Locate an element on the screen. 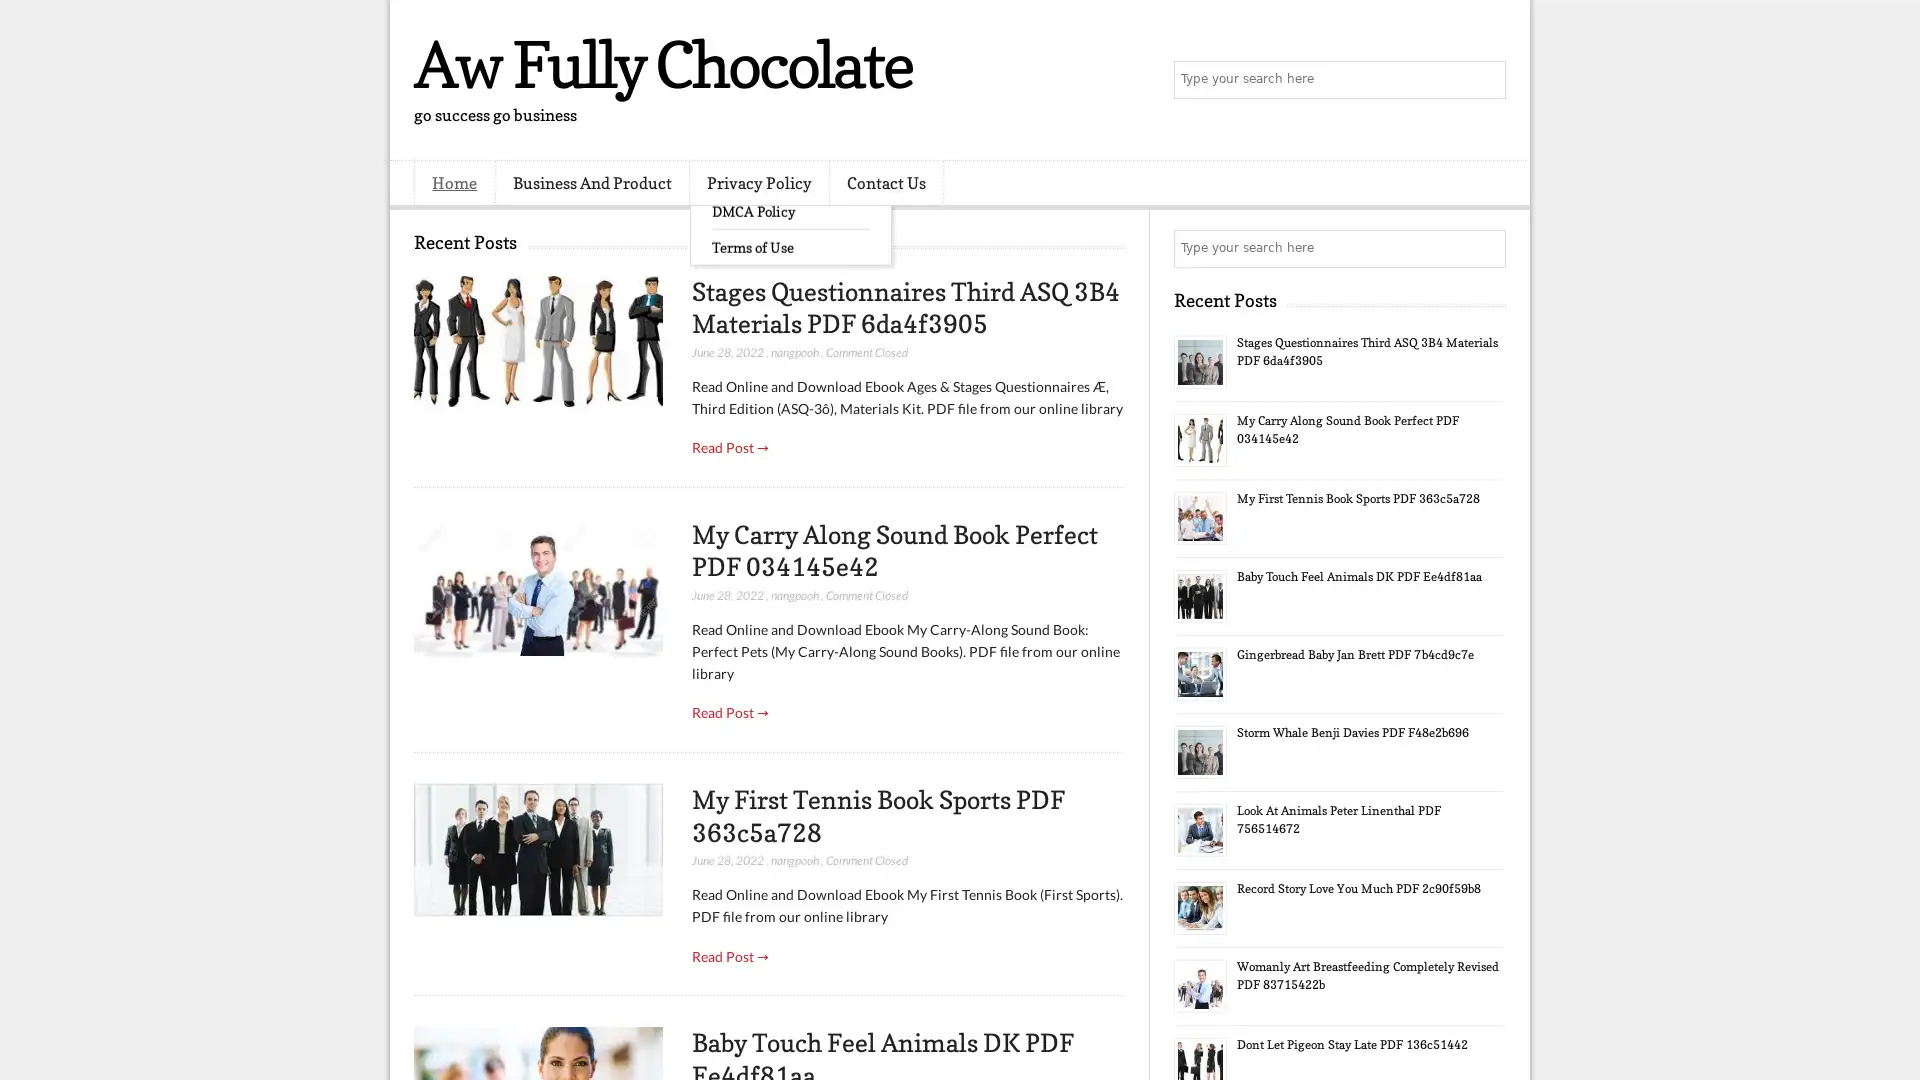 The height and width of the screenshot is (1080, 1920). Search is located at coordinates (1485, 248).